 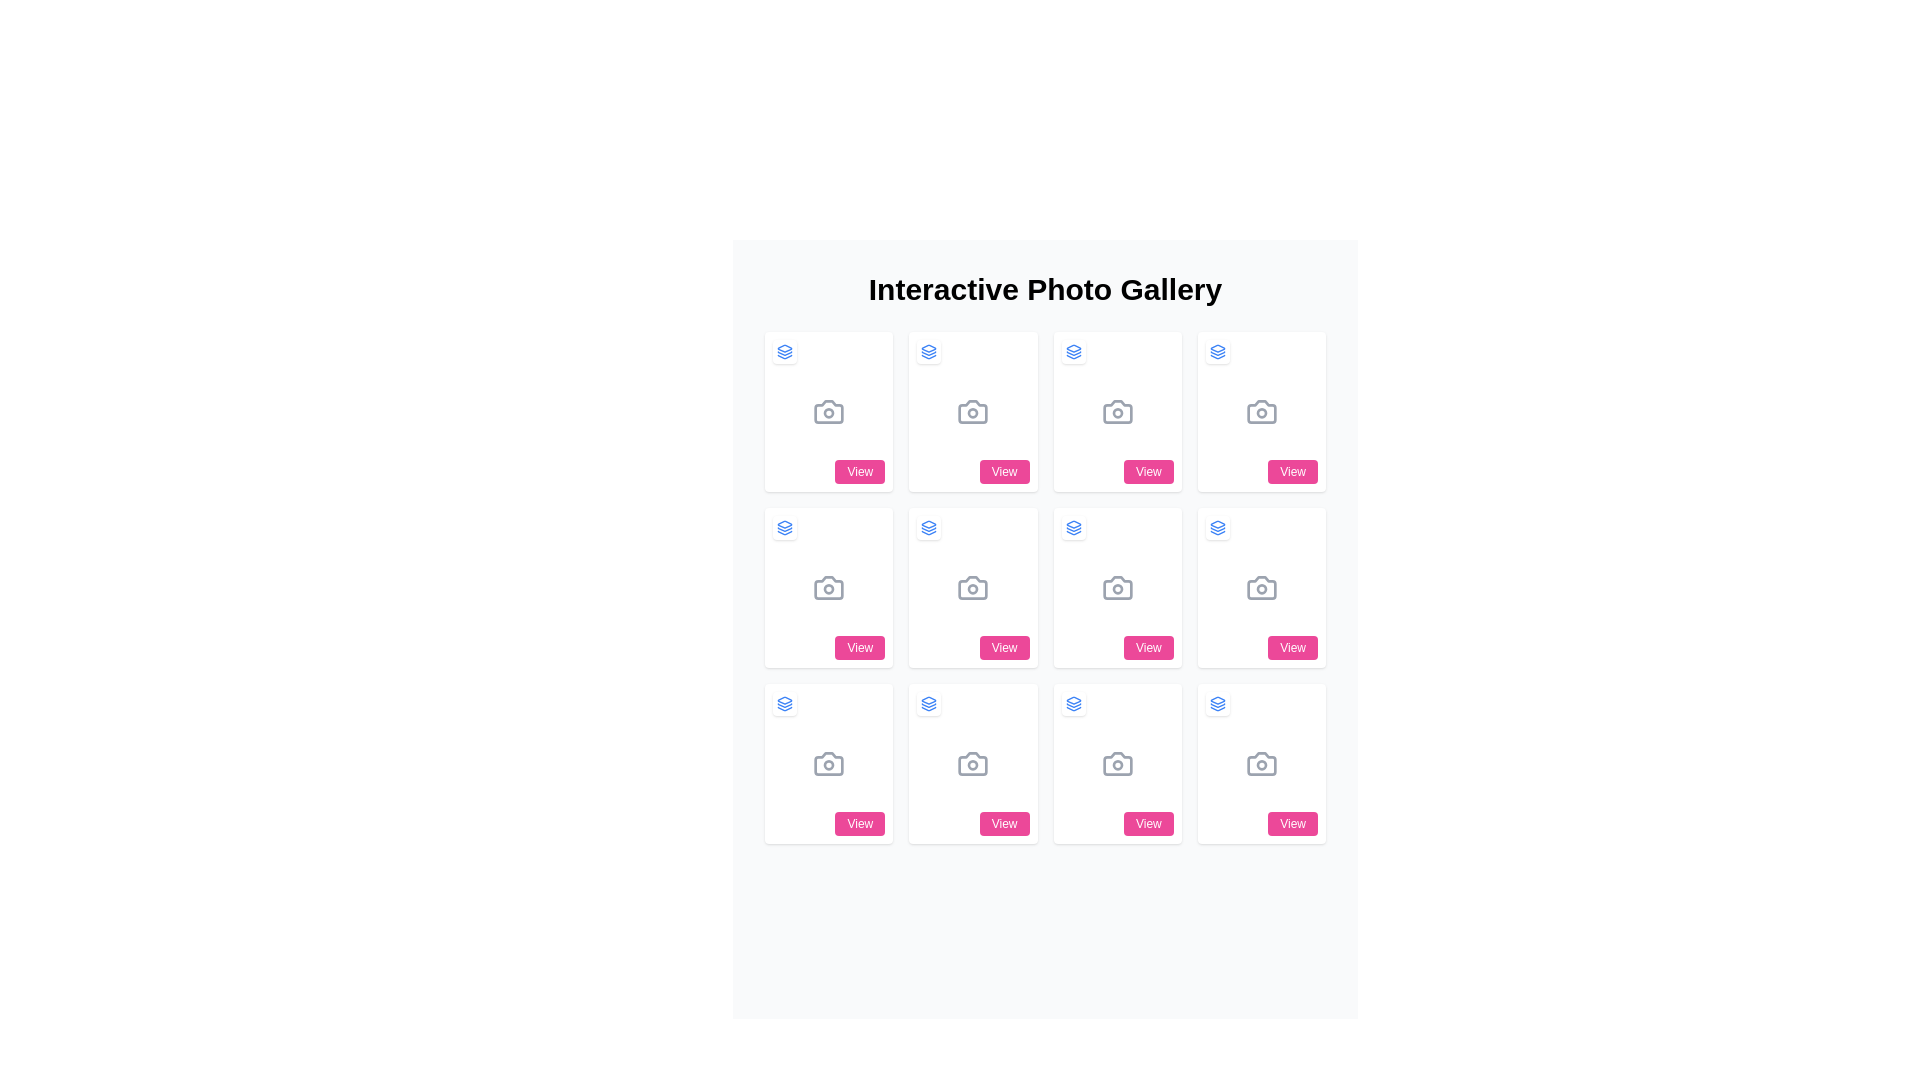 What do you see at coordinates (1004, 648) in the screenshot?
I see `the call-to-action button located in the bottom-right corner of the second row's middle card to trigger the hover effect` at bounding box center [1004, 648].